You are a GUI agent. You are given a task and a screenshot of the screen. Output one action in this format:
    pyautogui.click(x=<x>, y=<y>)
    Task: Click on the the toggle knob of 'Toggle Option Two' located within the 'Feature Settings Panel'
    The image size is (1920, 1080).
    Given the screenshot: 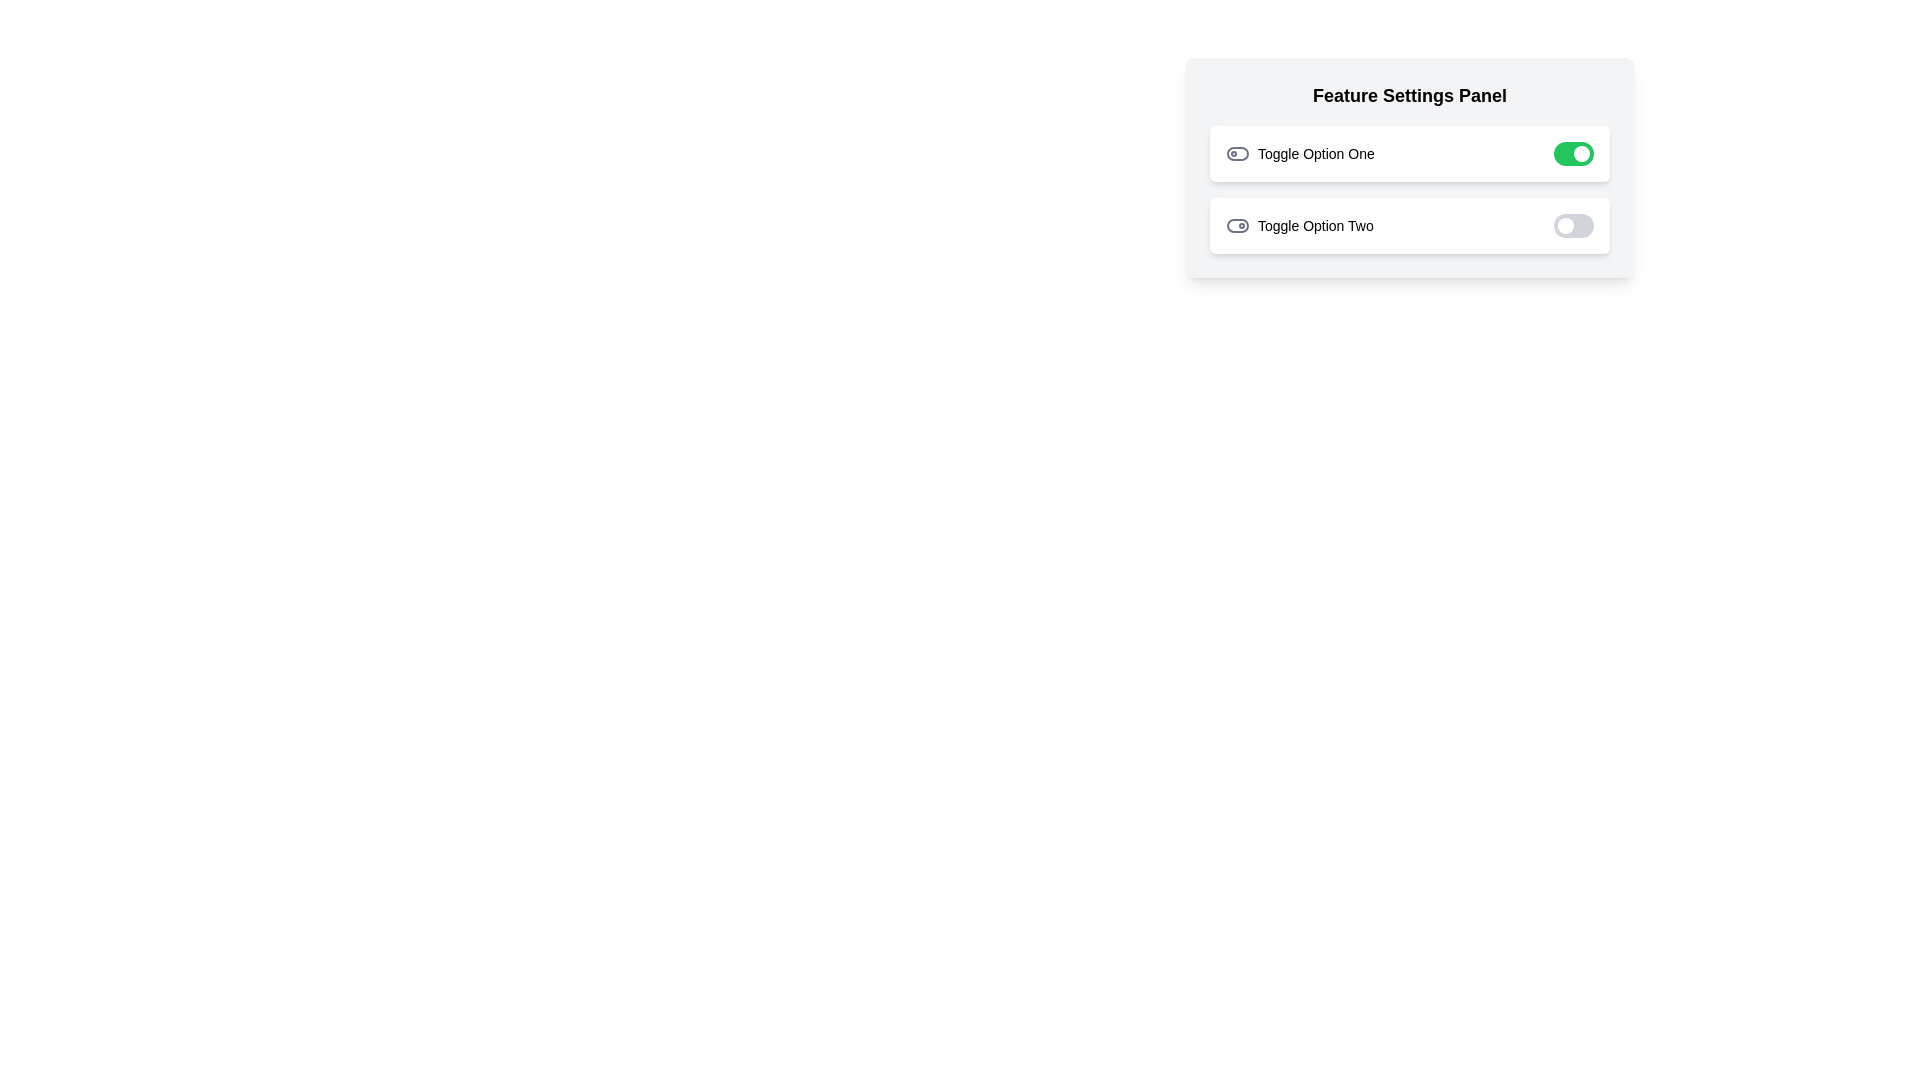 What is the action you would take?
    pyautogui.click(x=1564, y=225)
    